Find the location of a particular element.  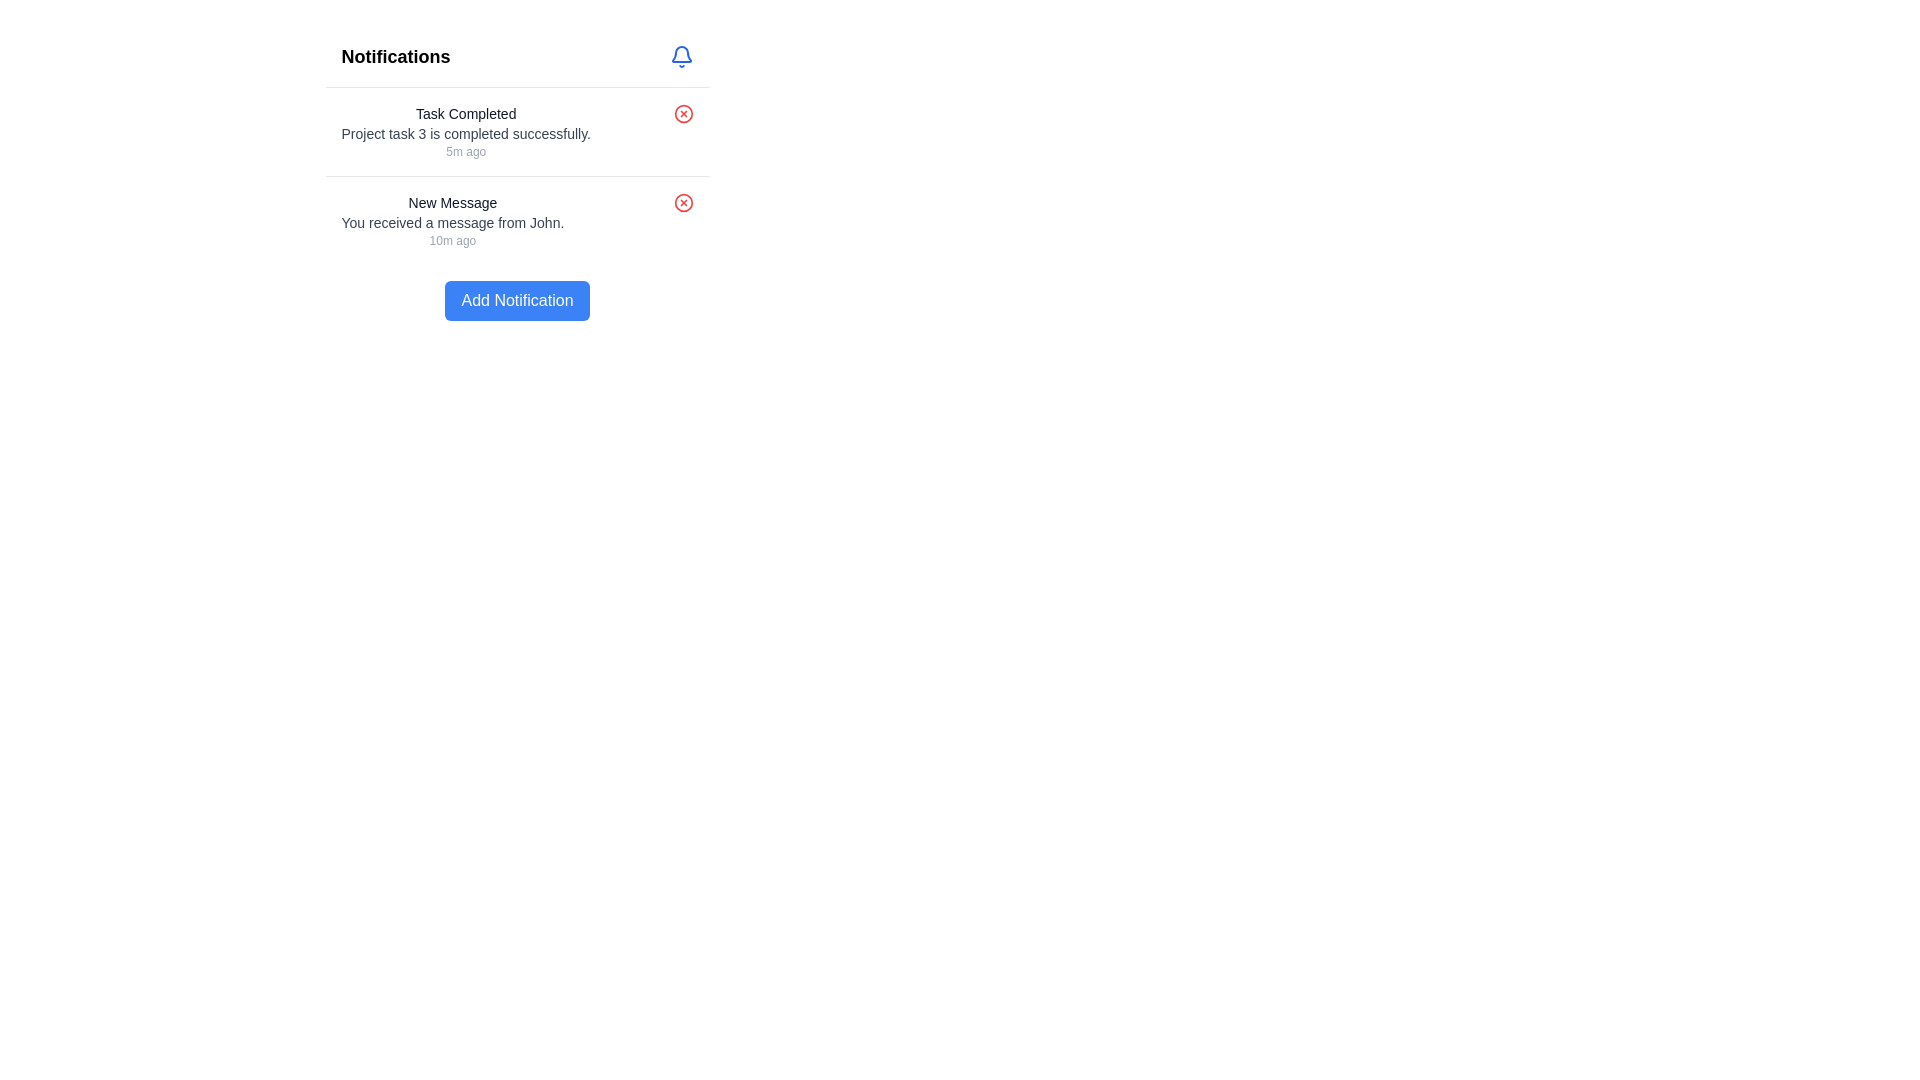

the small-sized text element displaying '10m ago' in light gray color, located at the bottom-right corner of the 'New Message' notification is located at coordinates (451, 239).